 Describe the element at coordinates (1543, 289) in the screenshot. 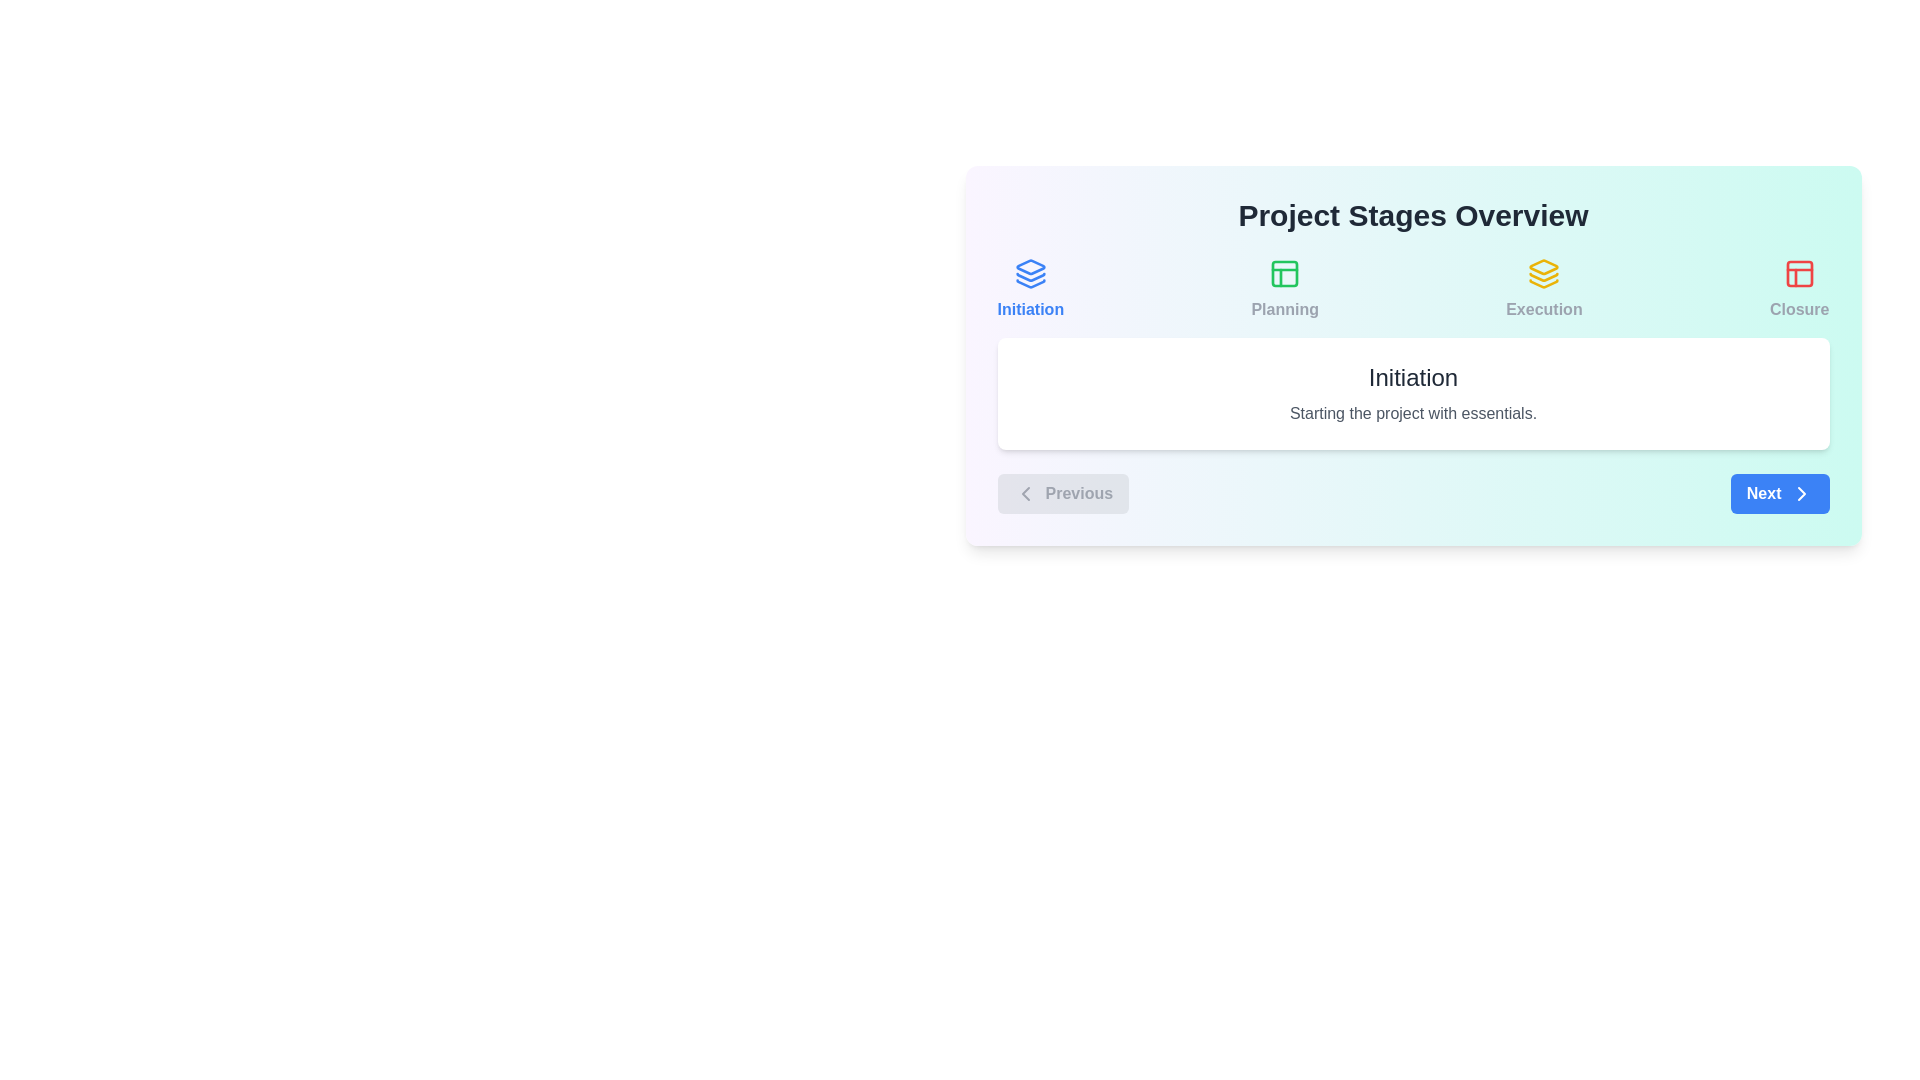

I see `the 'Execution' icon and text element, which is a vertically aligned pair consisting of a yellow outlined stack of shapes and the word 'Execution' in light gray, located in the third column of the 'Project Stages Overview'` at that location.